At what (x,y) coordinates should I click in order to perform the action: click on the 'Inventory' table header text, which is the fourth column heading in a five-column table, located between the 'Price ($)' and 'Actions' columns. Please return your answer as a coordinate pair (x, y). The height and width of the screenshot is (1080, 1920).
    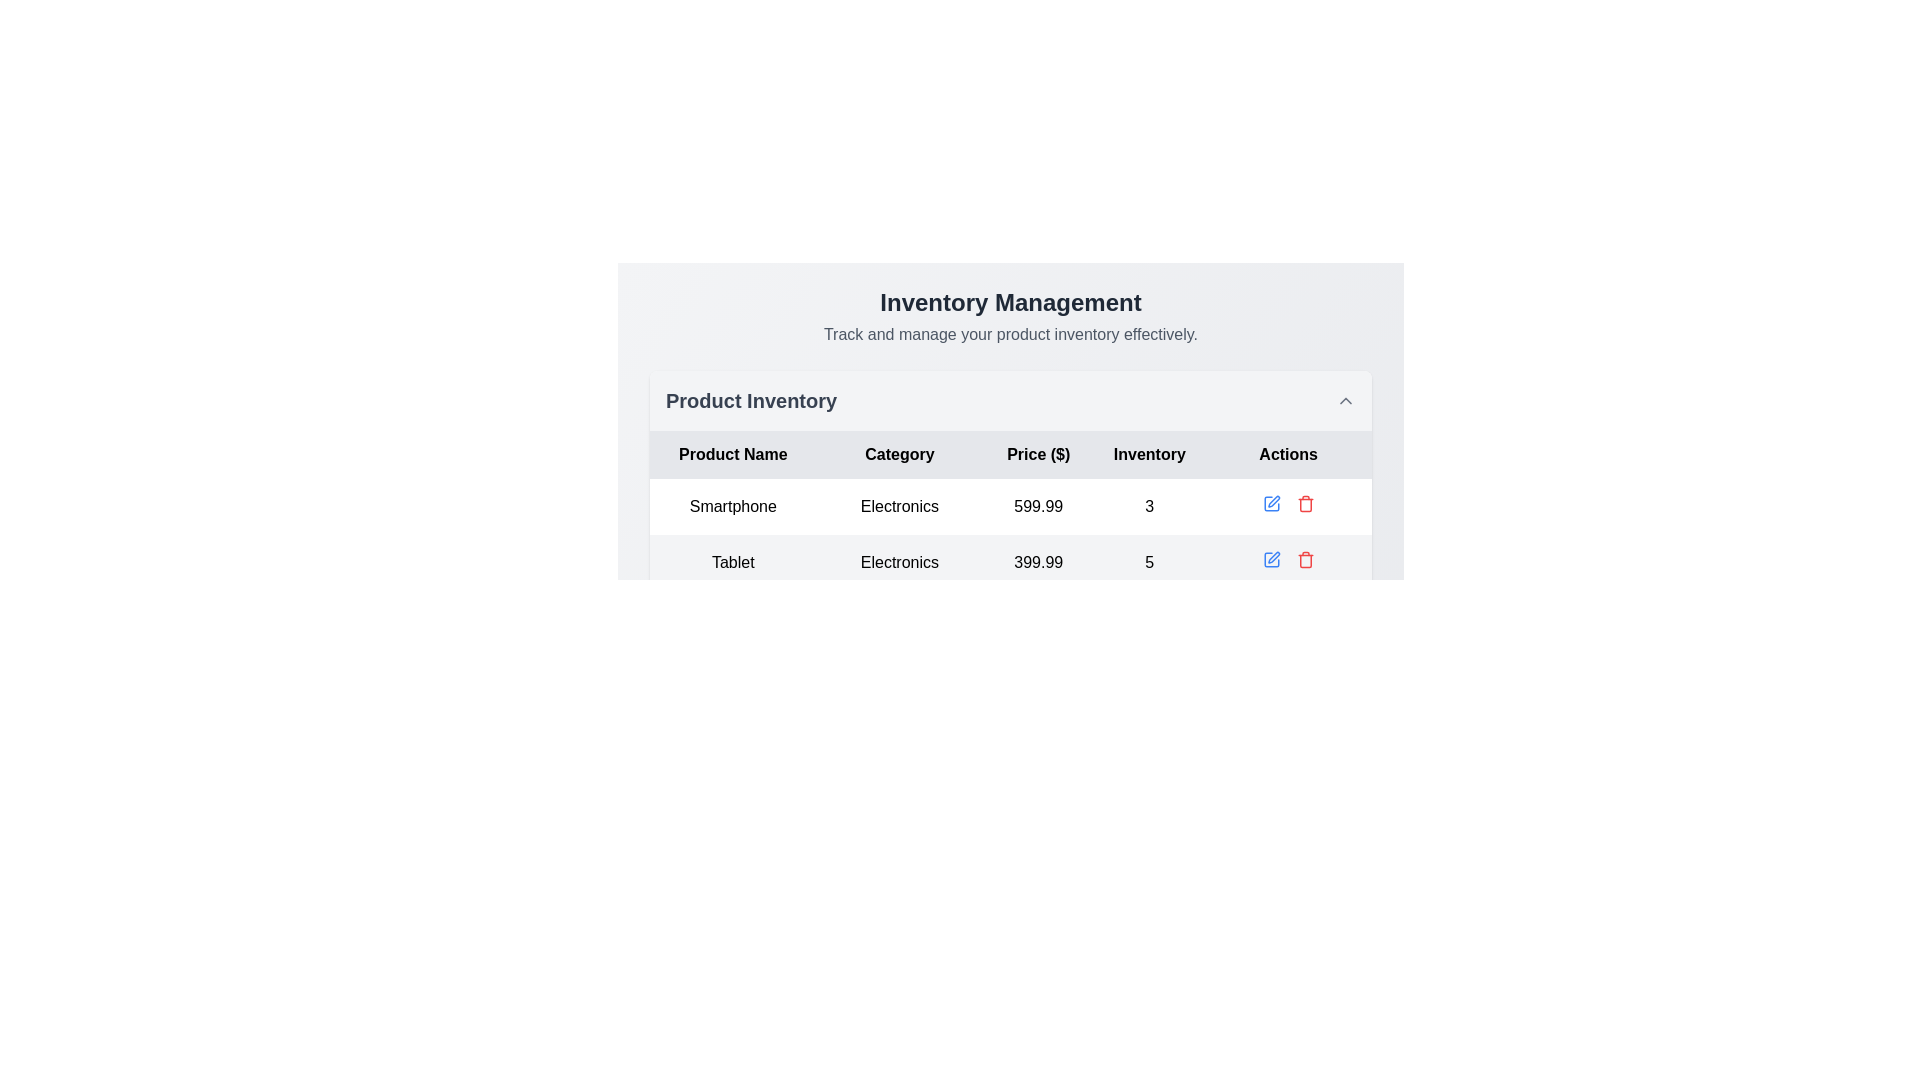
    Looking at the image, I should click on (1149, 455).